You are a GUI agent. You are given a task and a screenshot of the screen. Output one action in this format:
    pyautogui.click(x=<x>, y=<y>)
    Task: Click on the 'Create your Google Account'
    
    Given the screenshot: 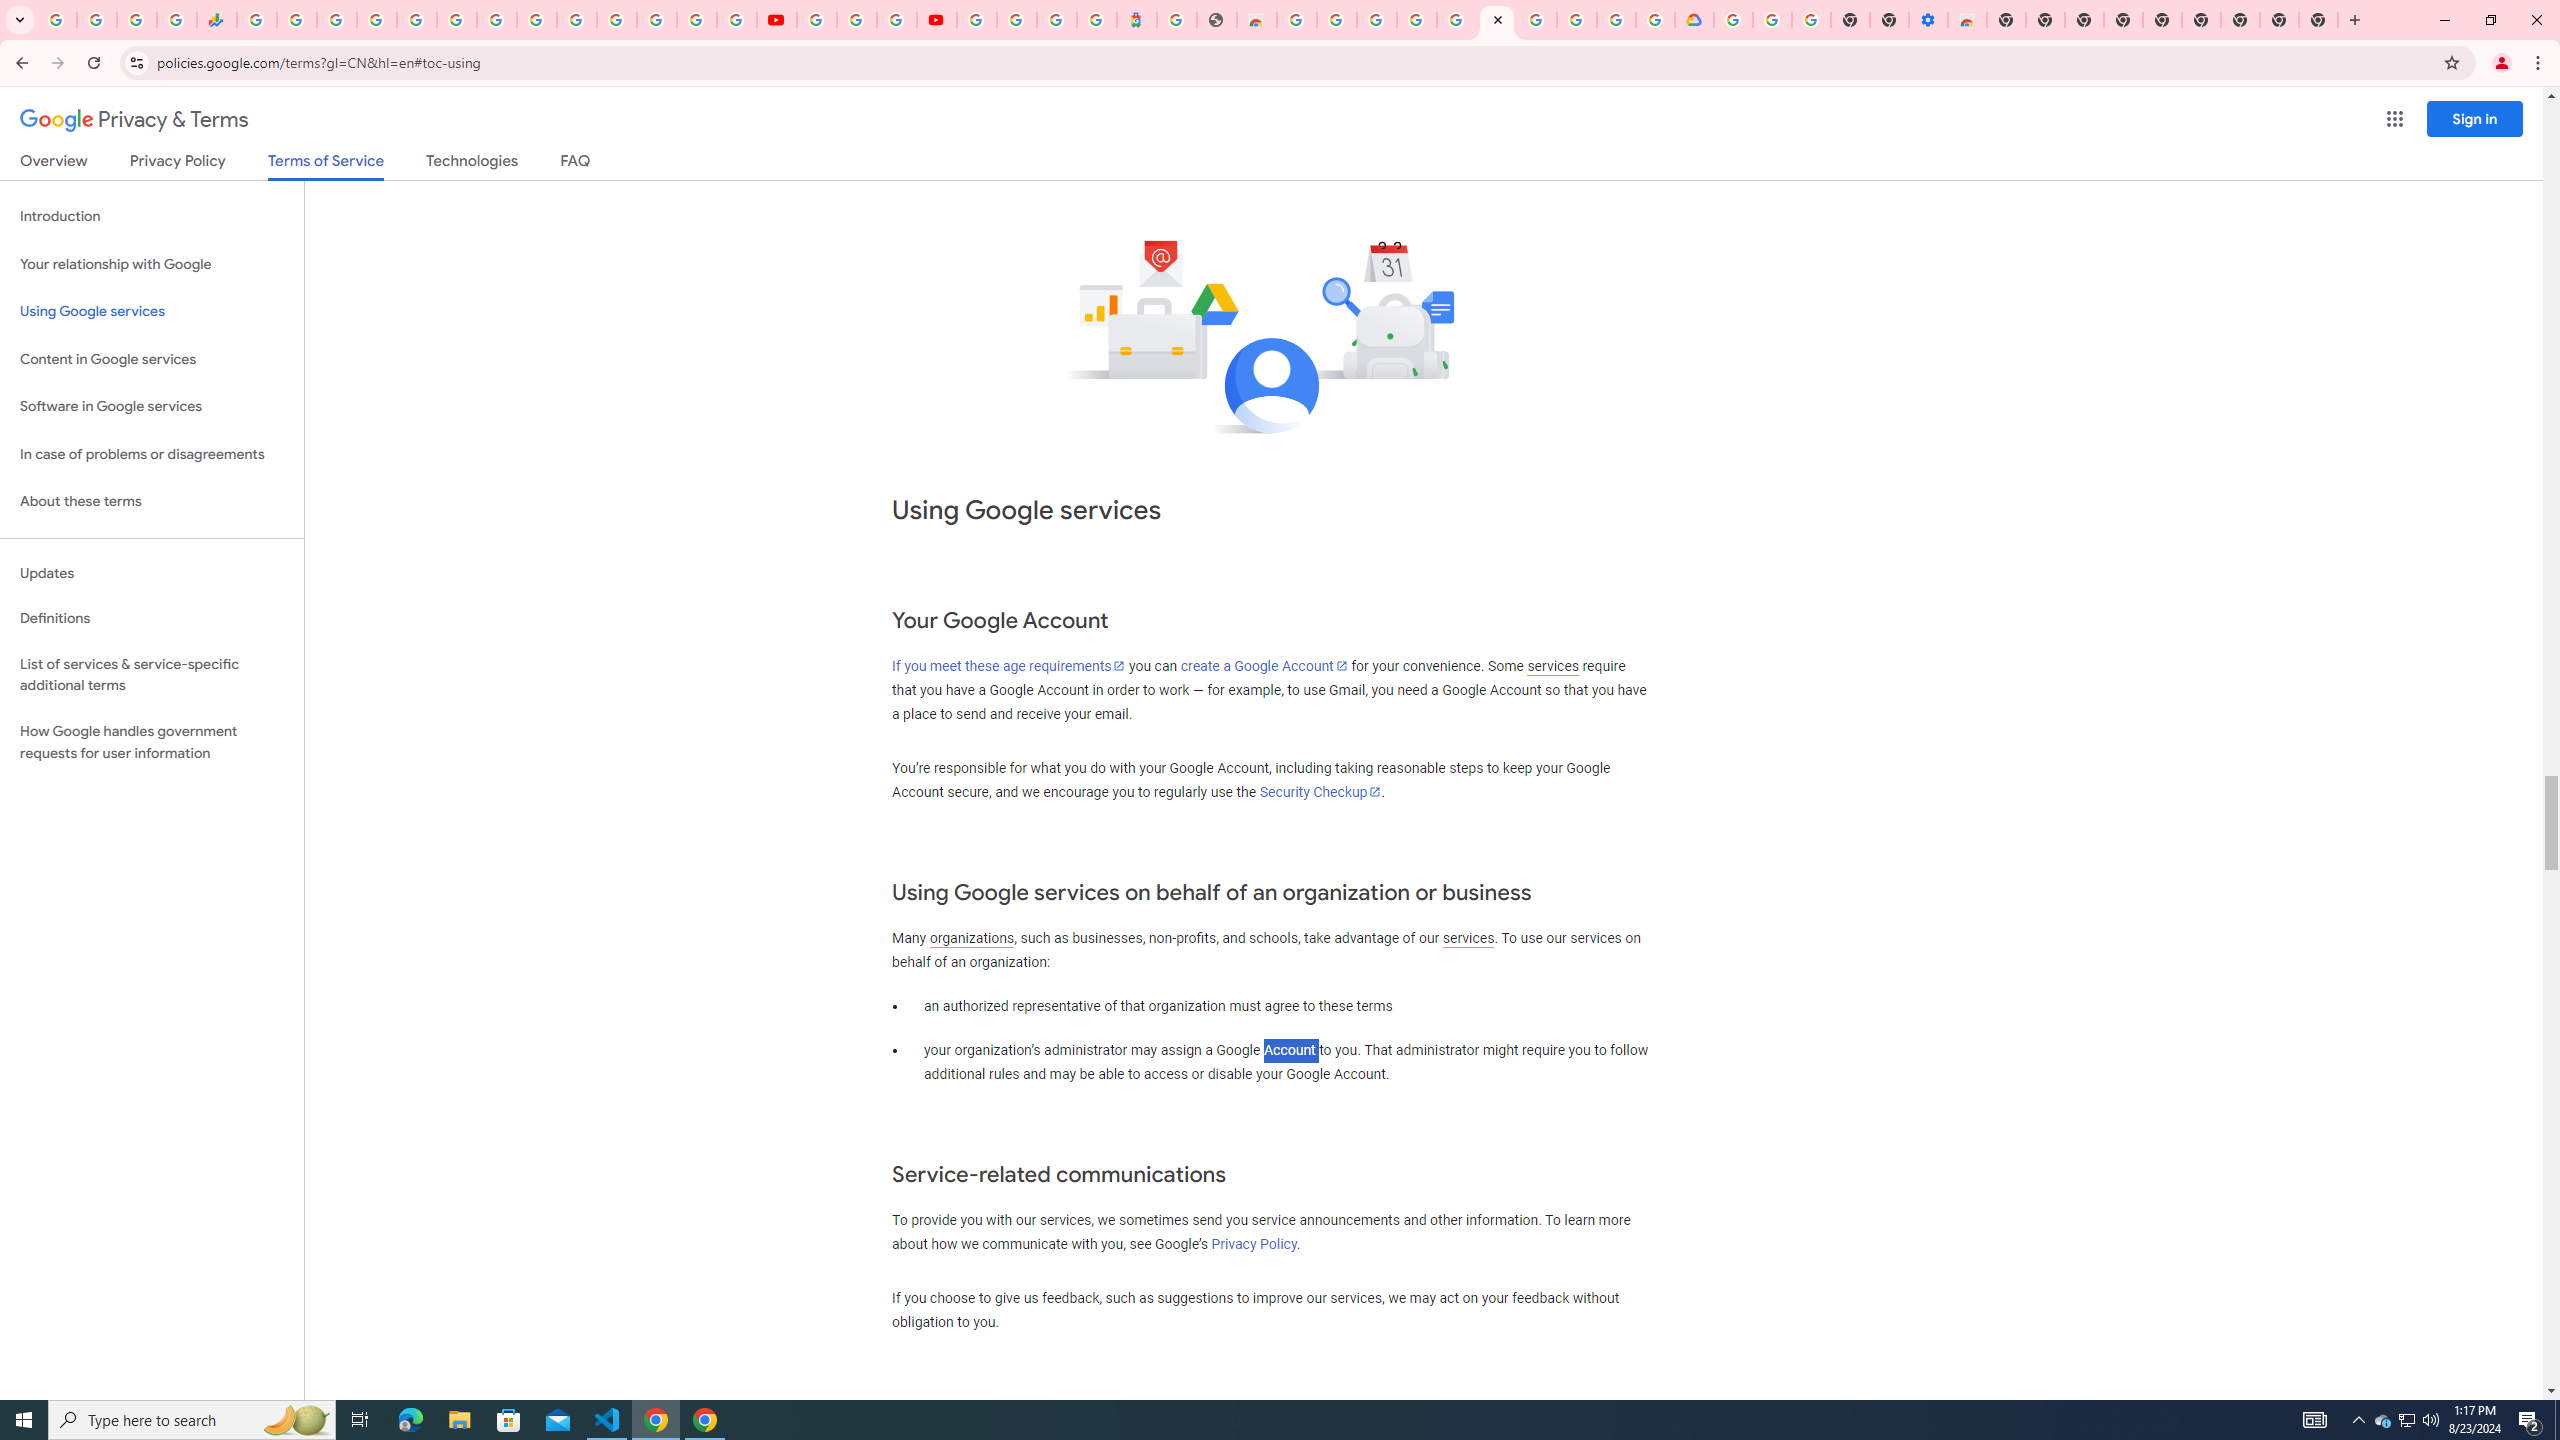 What is the action you would take?
    pyautogui.click(x=896, y=19)
    